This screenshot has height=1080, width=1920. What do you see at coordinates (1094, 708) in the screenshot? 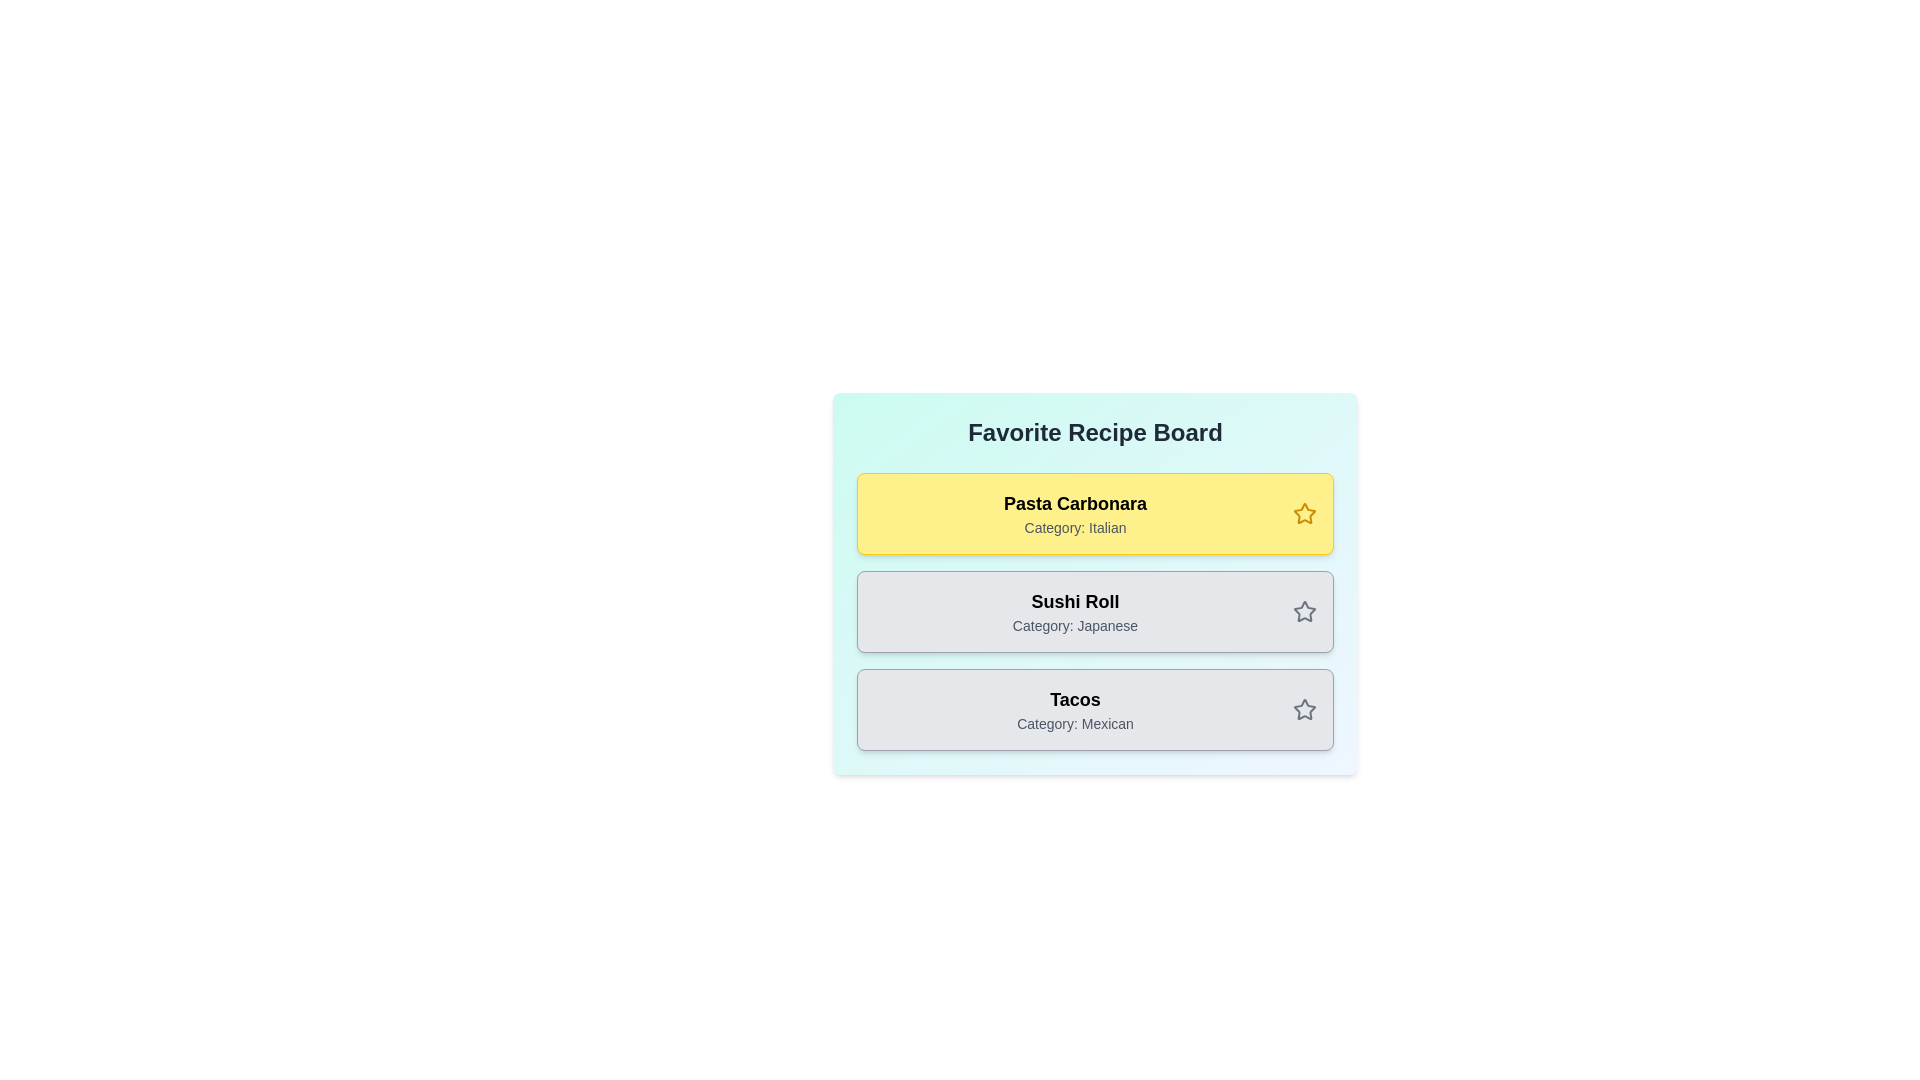
I see `the recipe card for Tacos` at bounding box center [1094, 708].